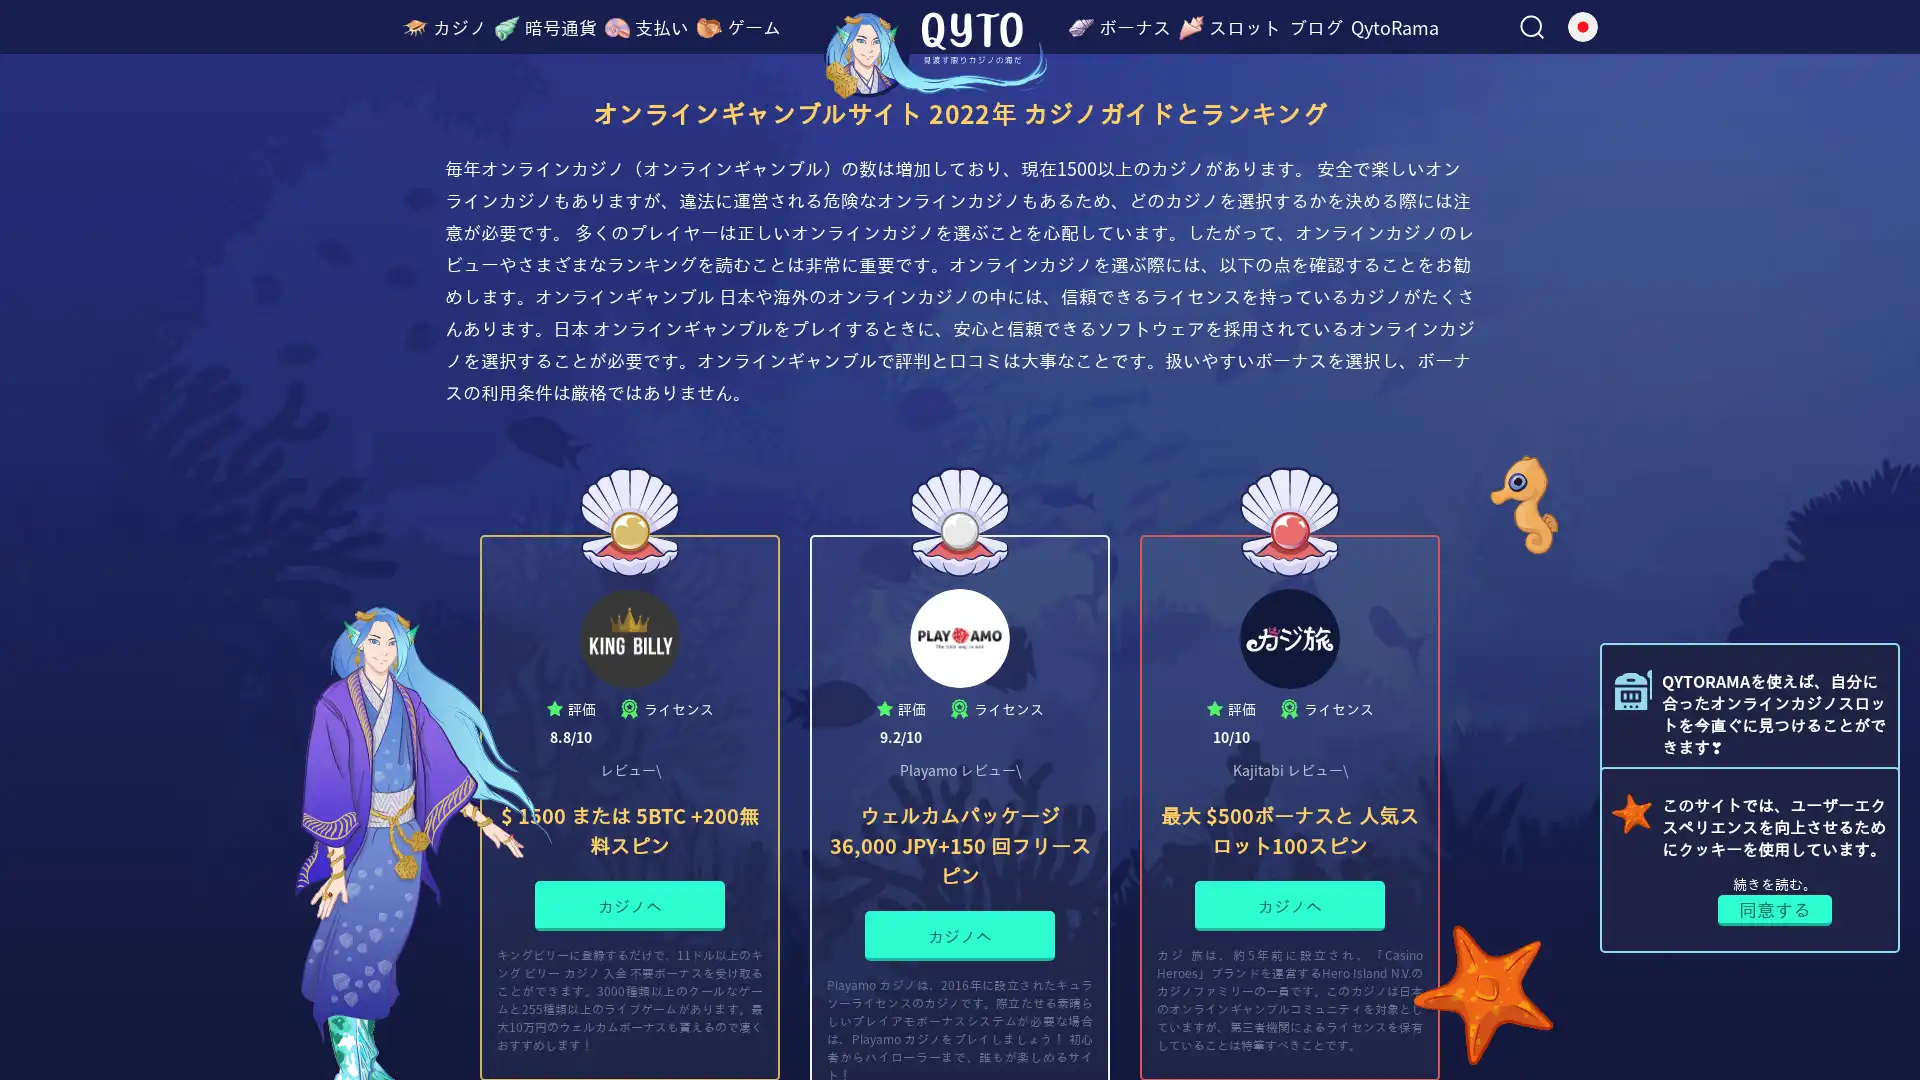 This screenshot has height=1080, width=1920. I want to click on JP, so click(1577, 42).